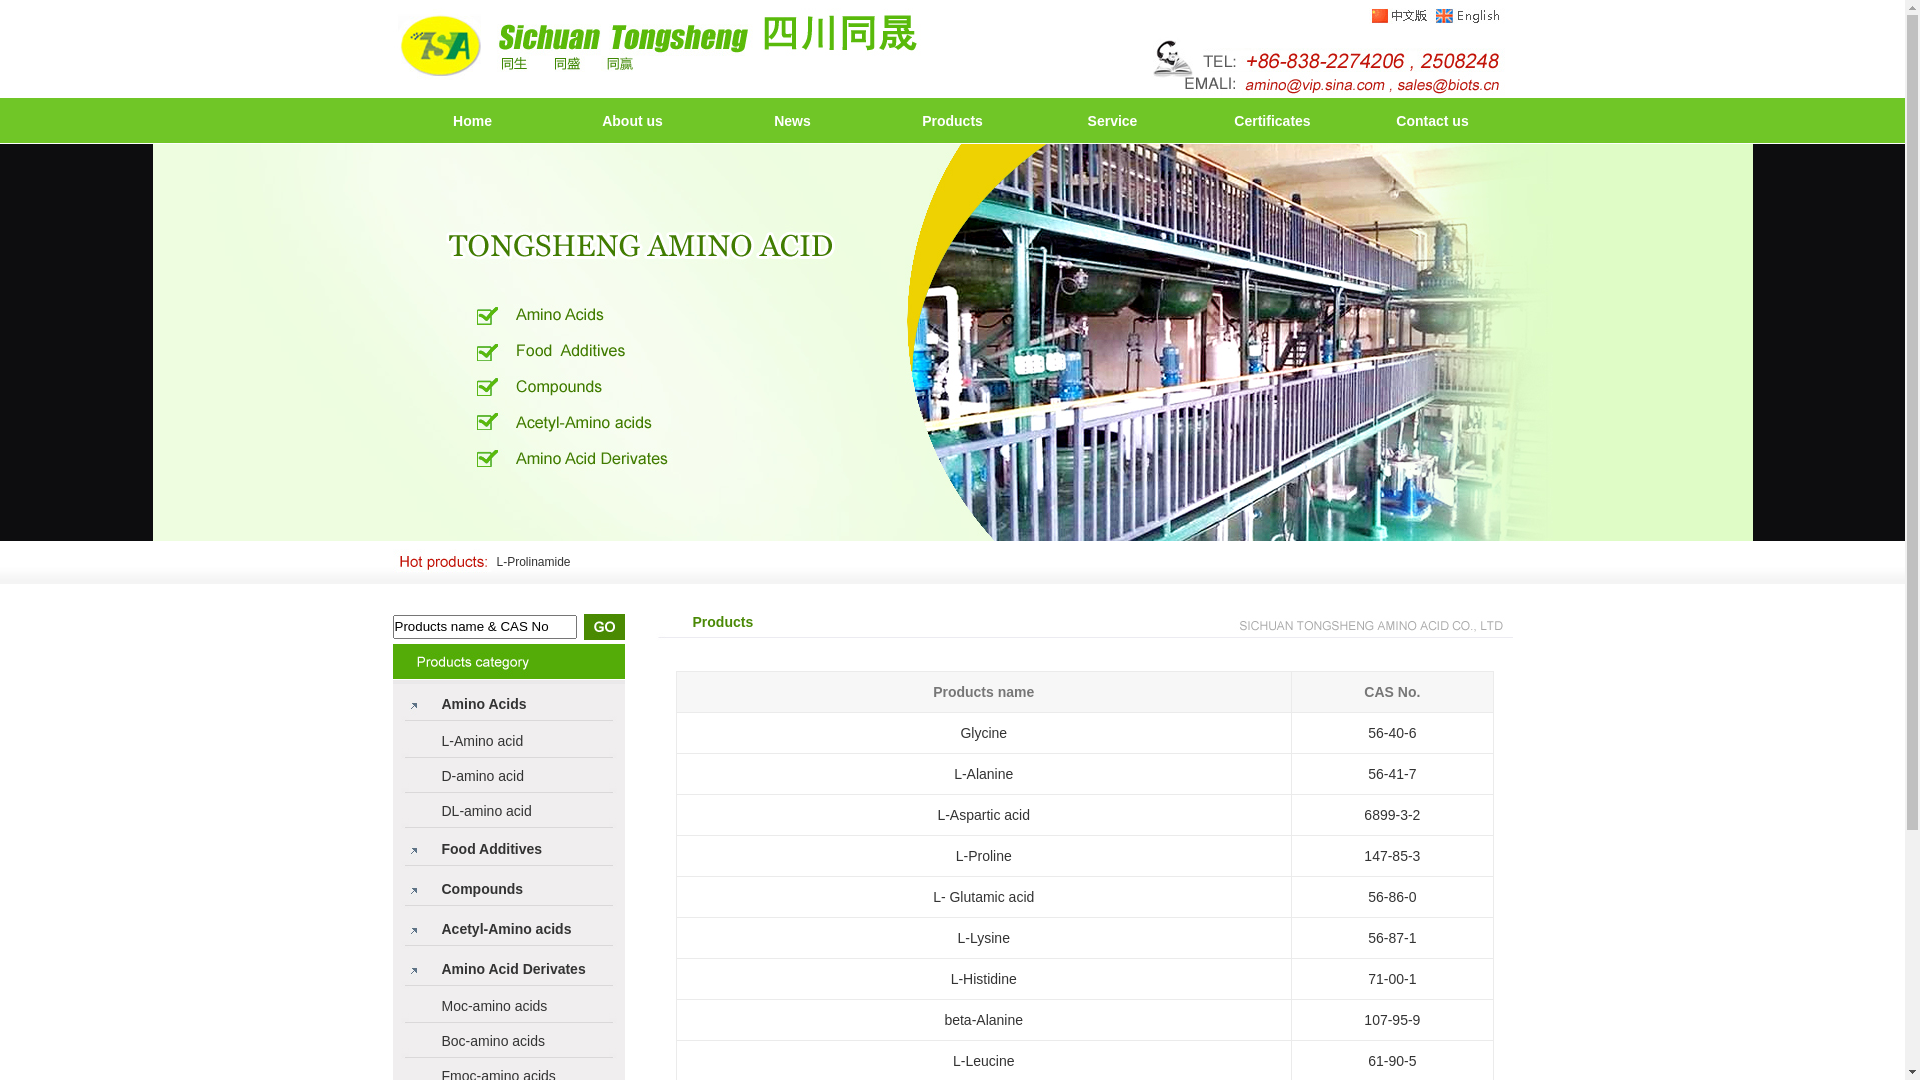 This screenshot has width=1920, height=1080. Describe the element at coordinates (483, 740) in the screenshot. I see `'L-Amino acid'` at that location.